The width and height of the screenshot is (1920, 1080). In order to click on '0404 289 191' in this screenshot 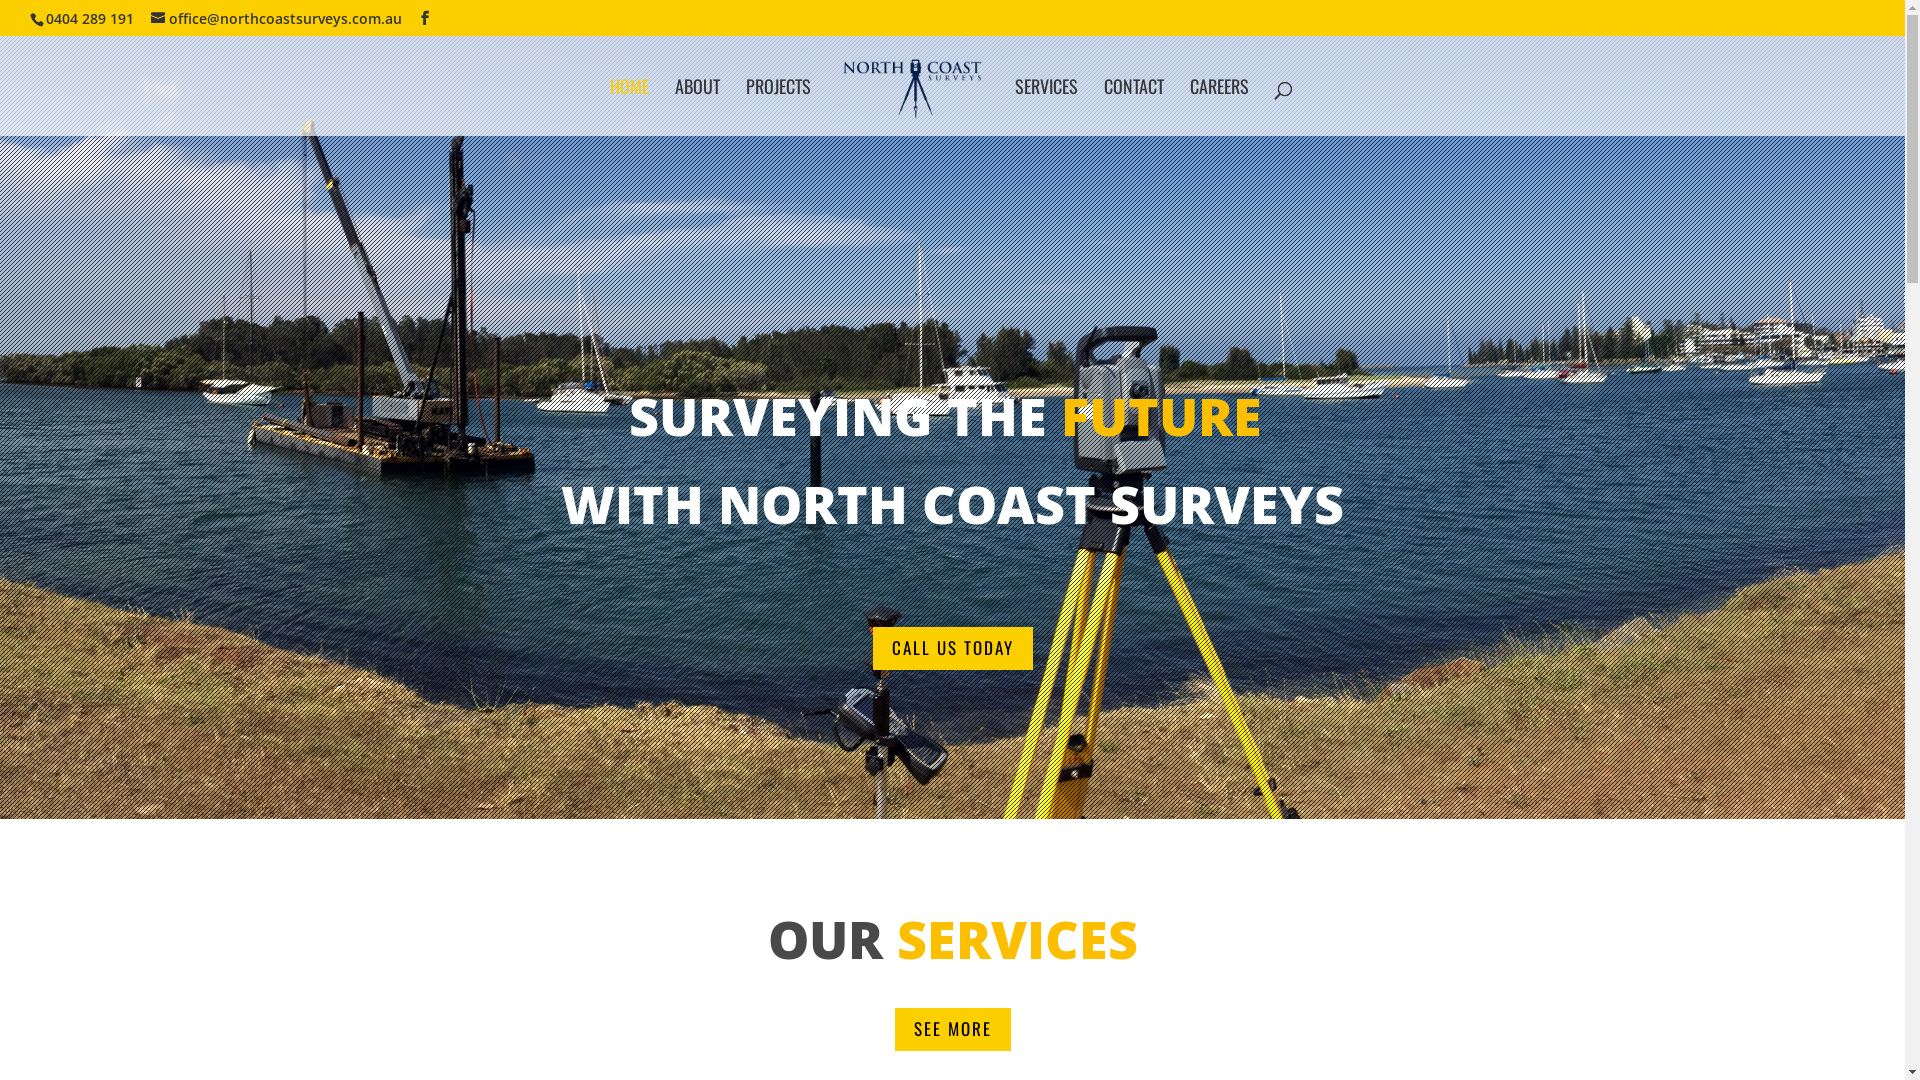, I will do `click(89, 17)`.